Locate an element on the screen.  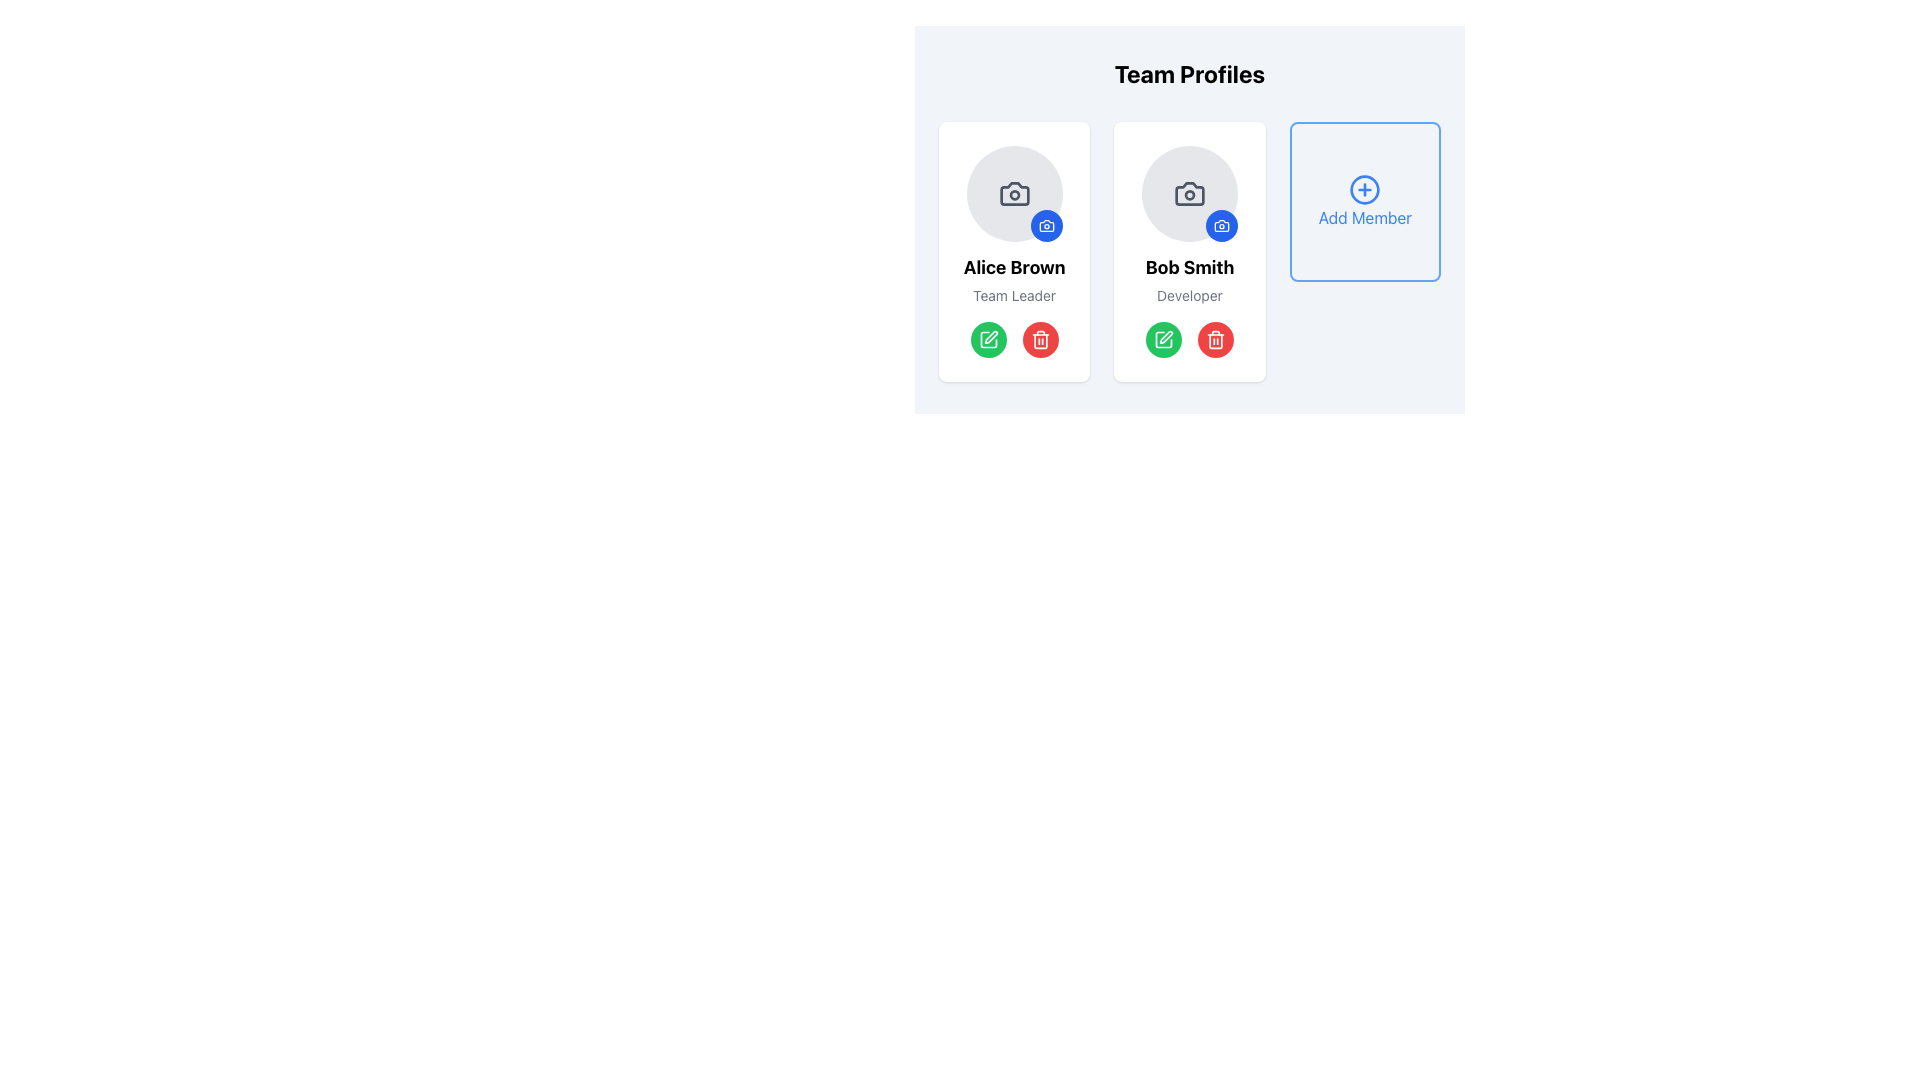
the text label displaying the name 'Bob Smith' located under the circular avatar image and above the role title 'Developer' is located at coordinates (1190, 266).